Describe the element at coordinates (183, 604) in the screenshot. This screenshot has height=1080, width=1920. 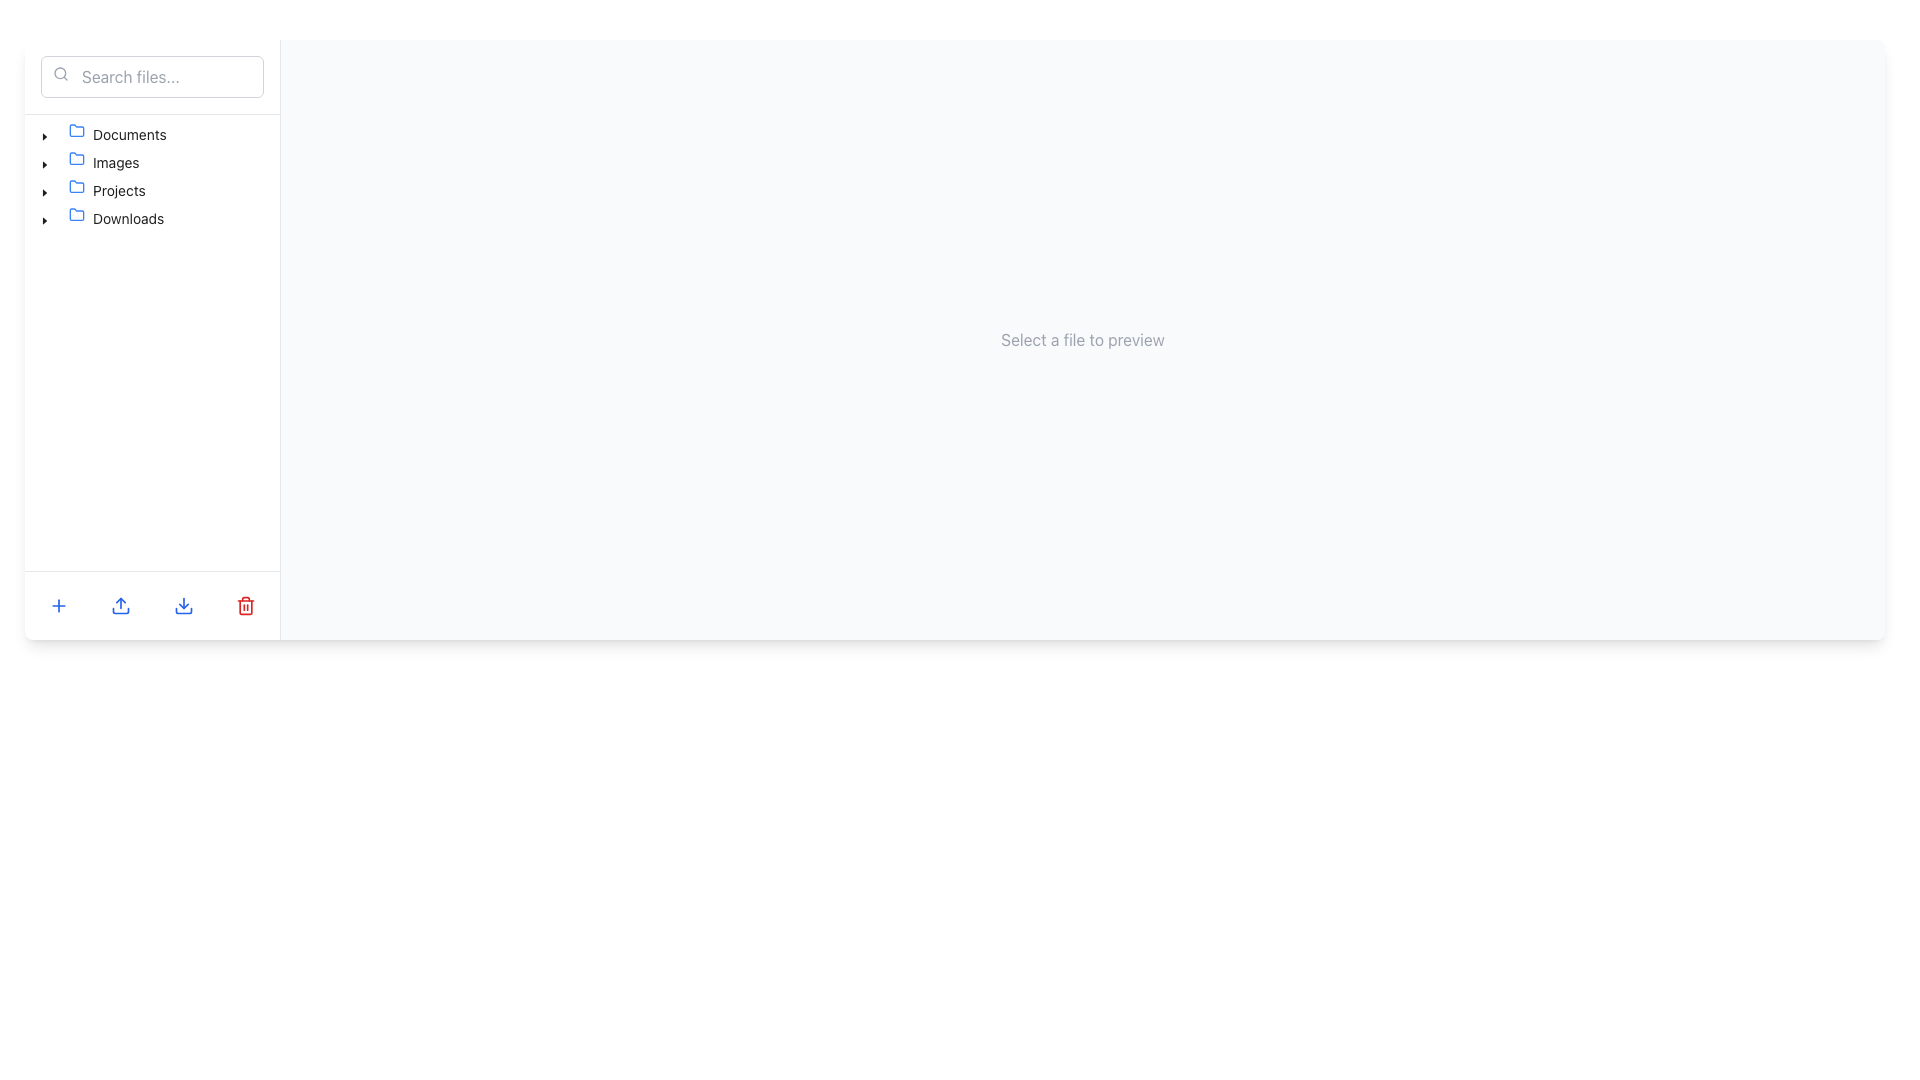
I see `the rectangular download button with a blue downward-pointing arrow icon, located at the bottom left of the interface, to initiate the download` at that location.